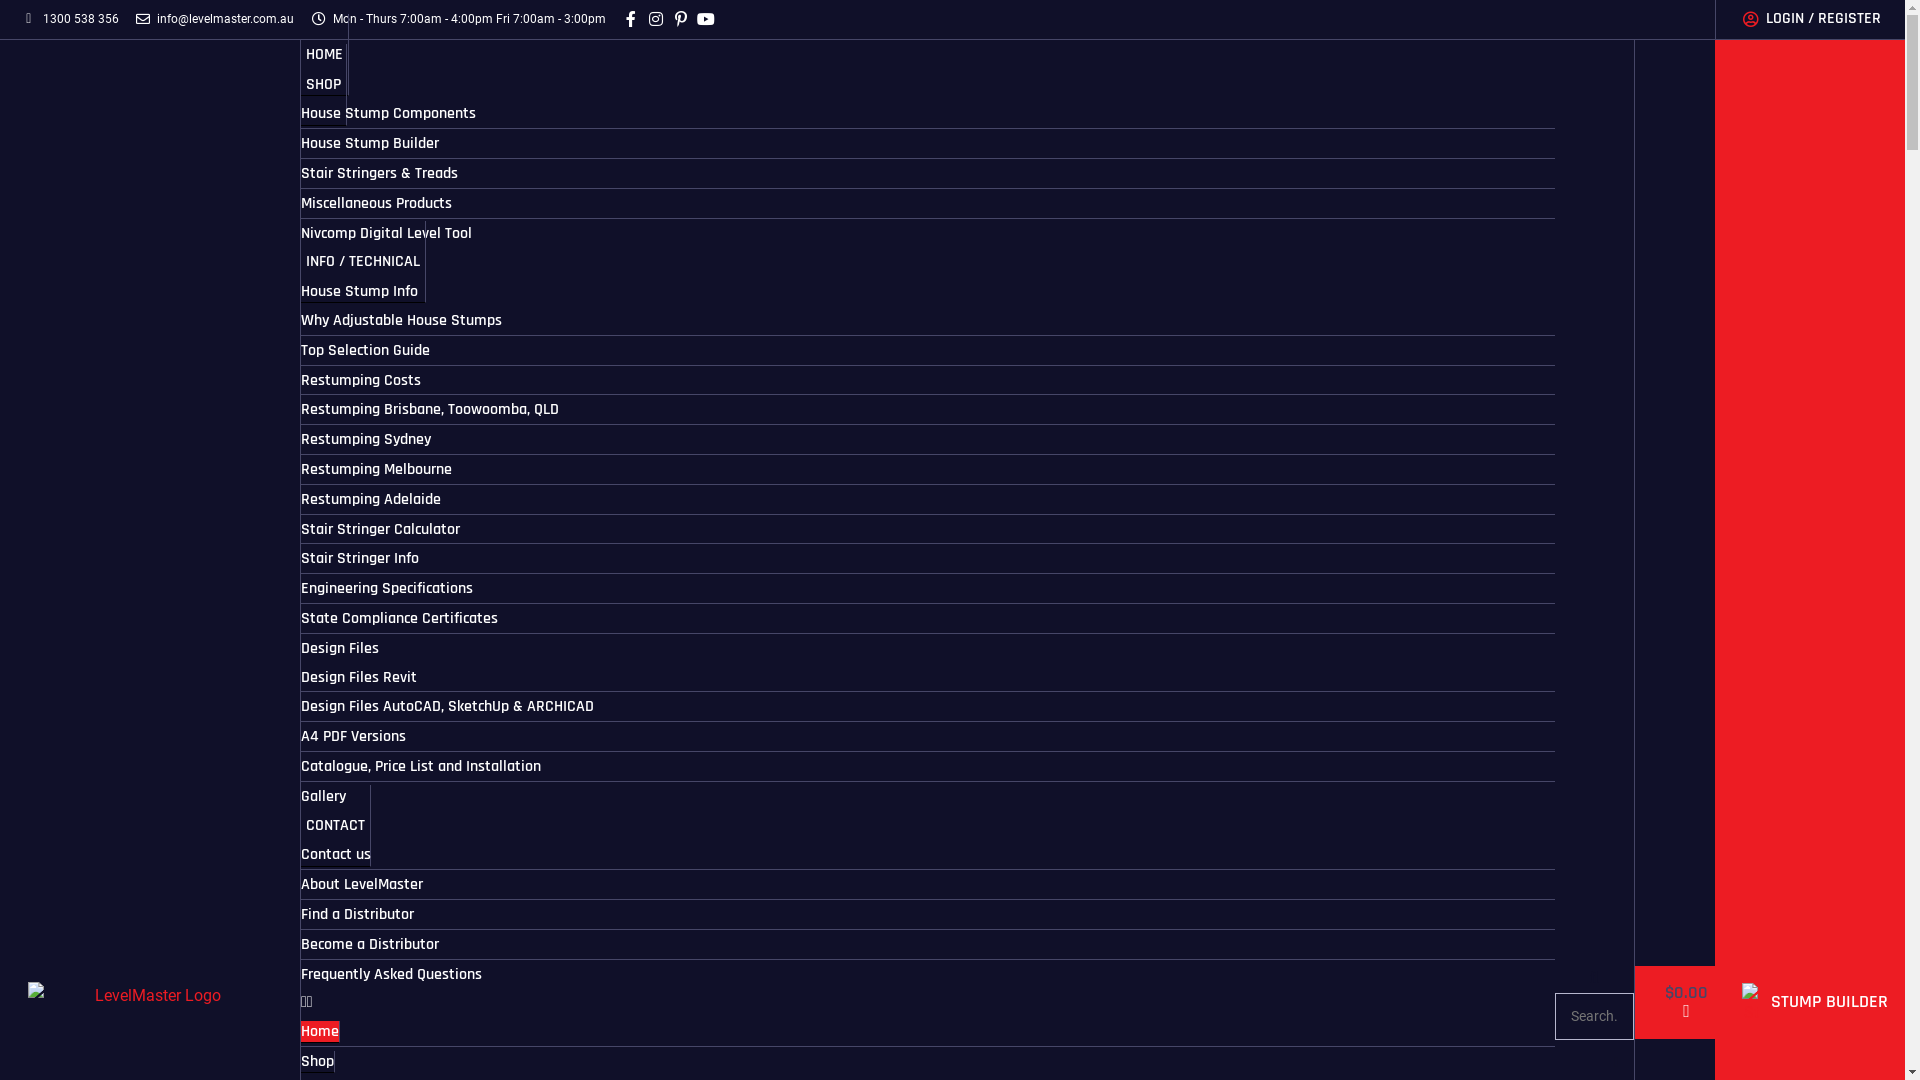 This screenshot has width=1920, height=1080. What do you see at coordinates (69, 19) in the screenshot?
I see `'1300 538 356'` at bounding box center [69, 19].